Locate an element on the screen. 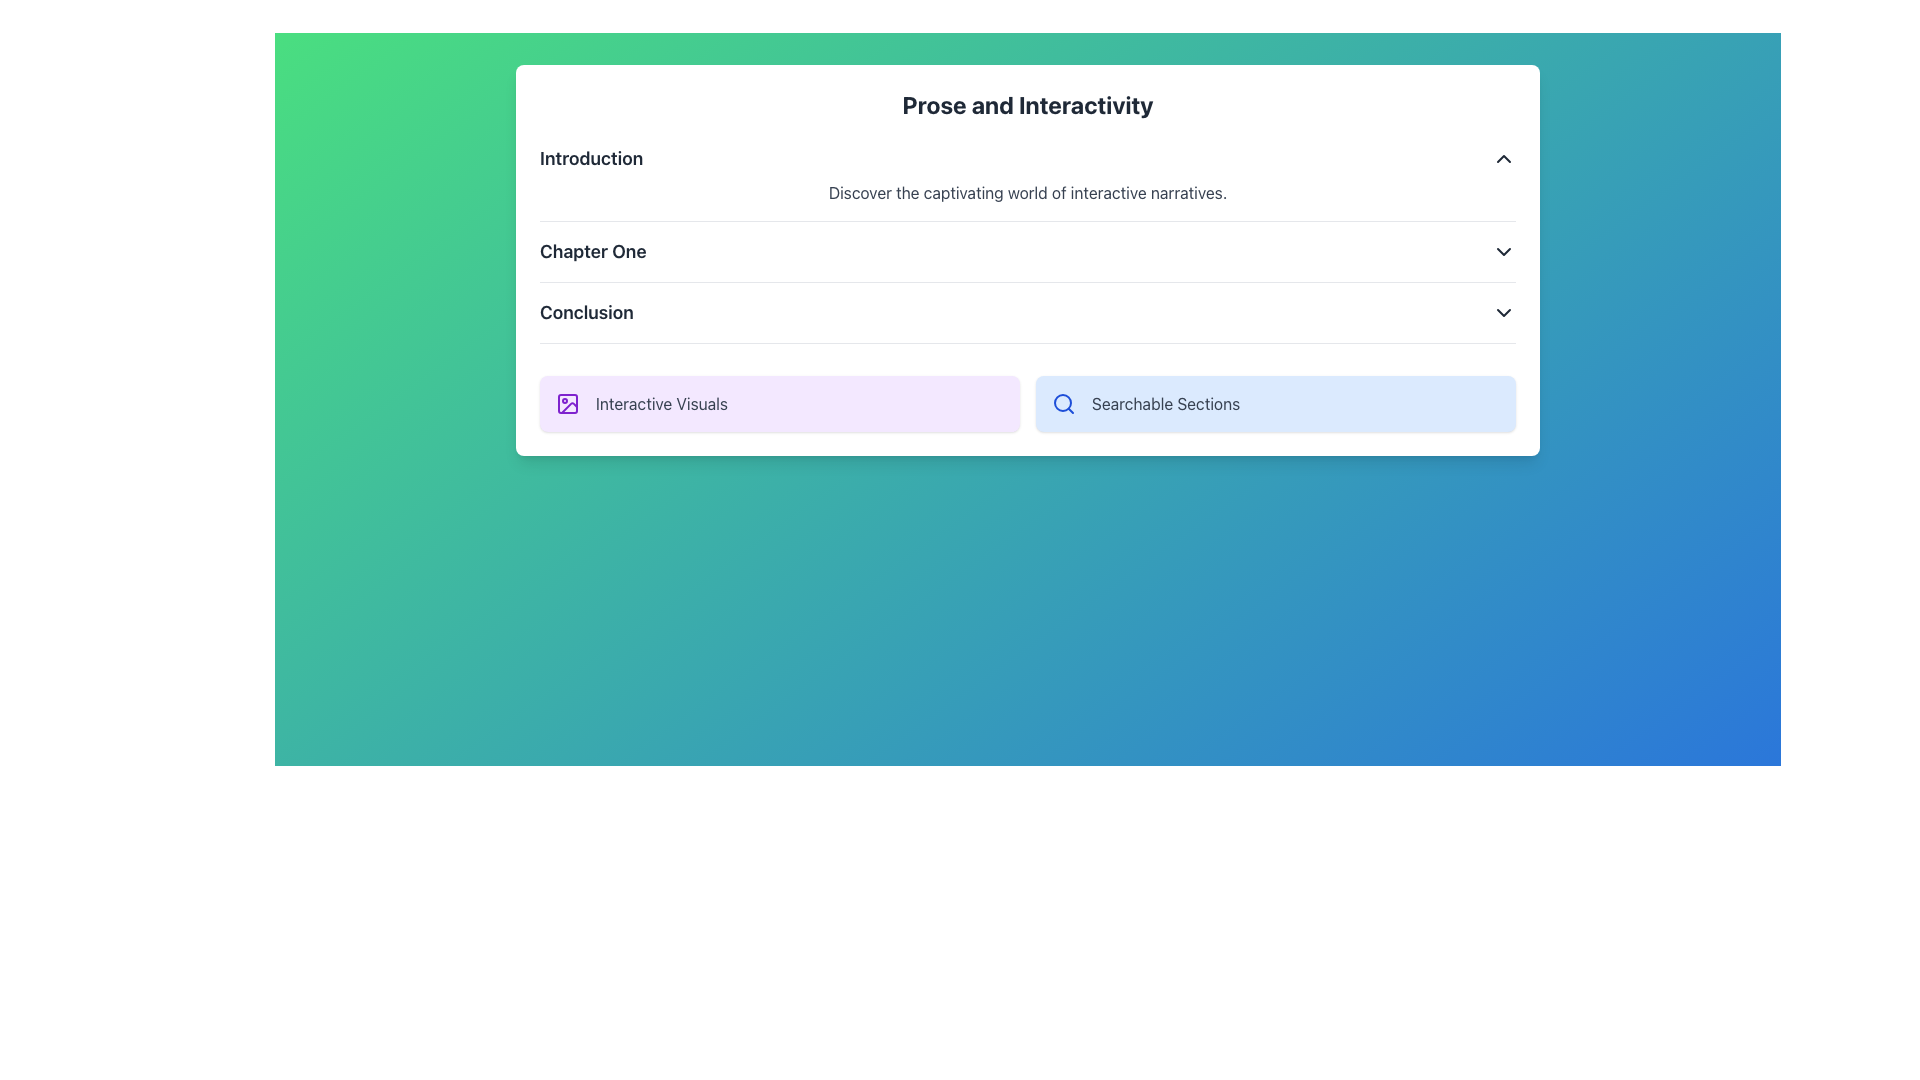  the decorative vector graphic element that is part of the icon, which is a small rectangular shape with rounded corners, located adjacent to the 'Interactive Visuals' label in the card interface is located at coordinates (566, 404).